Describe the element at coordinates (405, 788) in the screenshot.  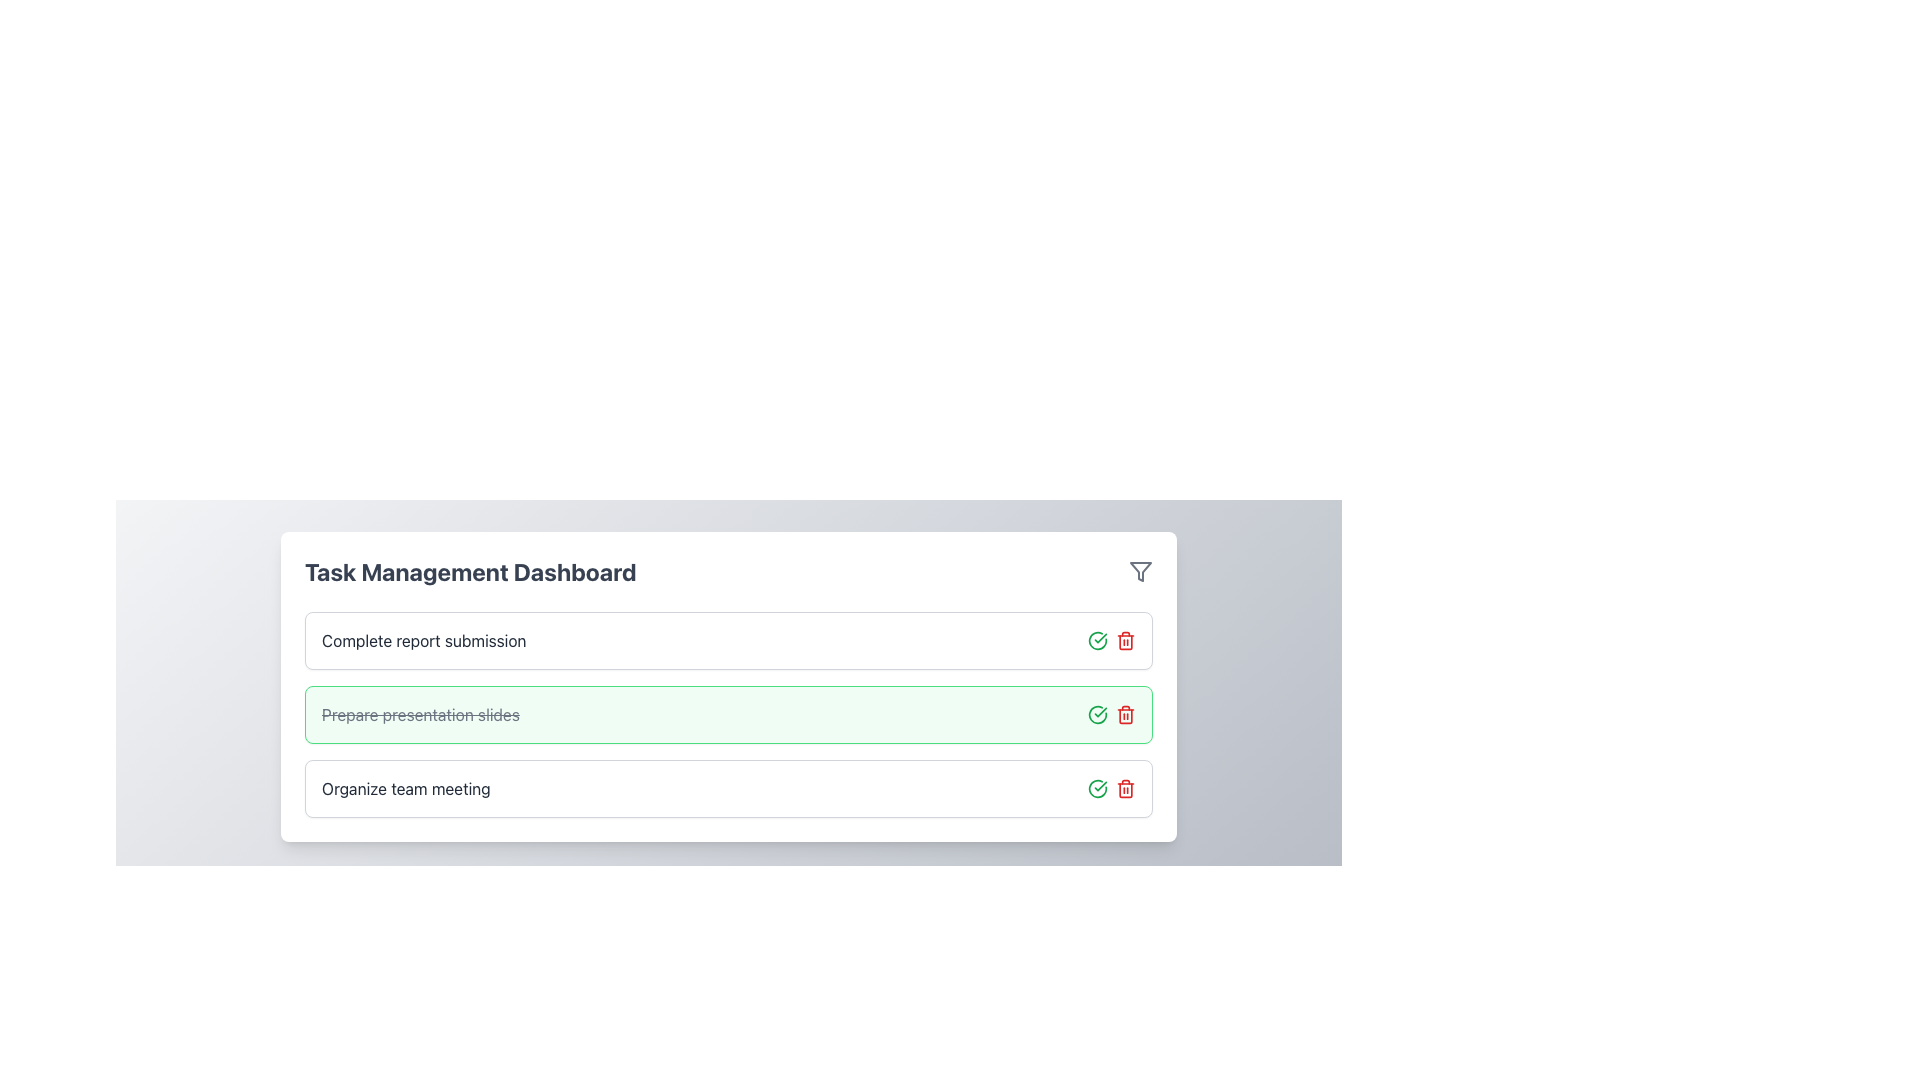
I see `the text label 'Organize team meeting' displayed in dark gray font within the bottom task box of the 'Task Management Dashboard'` at that location.